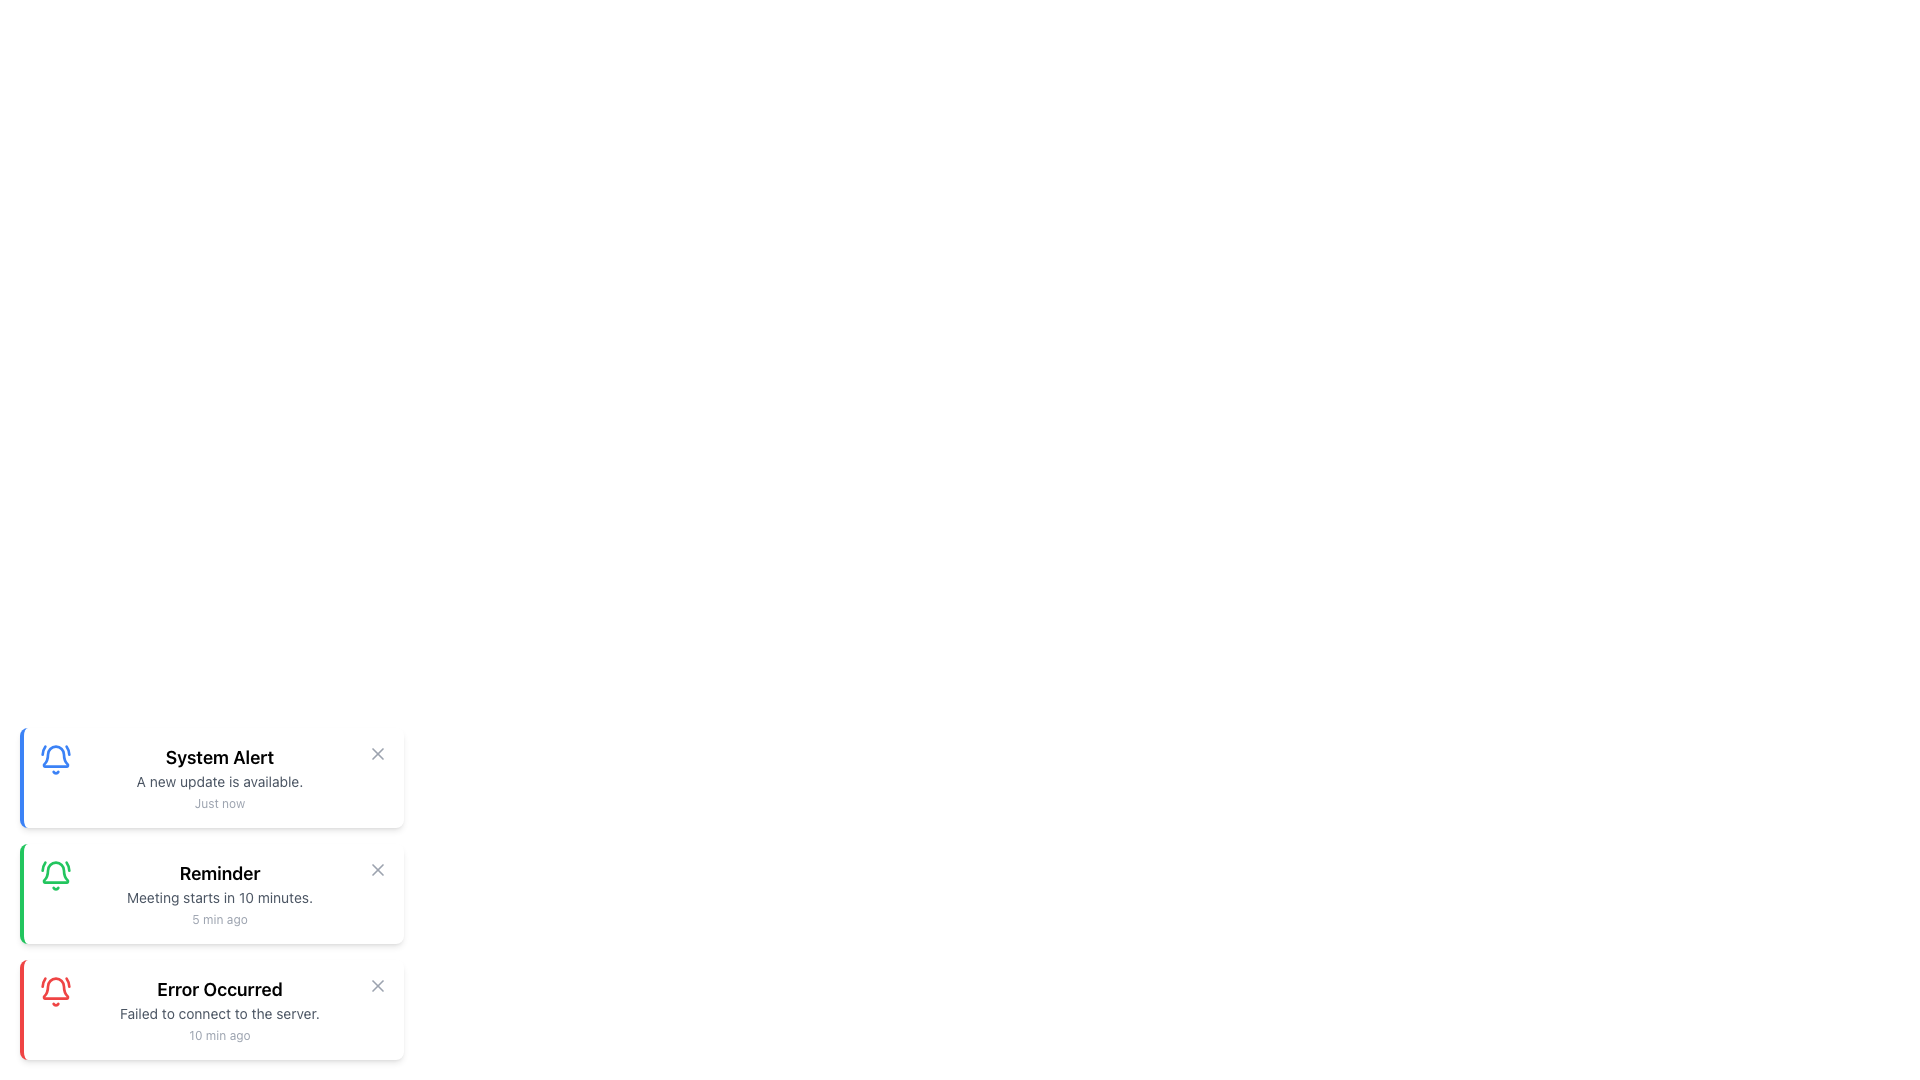  What do you see at coordinates (220, 873) in the screenshot?
I see `the notification title text label, which is centrally positioned at the top of the notification card` at bounding box center [220, 873].